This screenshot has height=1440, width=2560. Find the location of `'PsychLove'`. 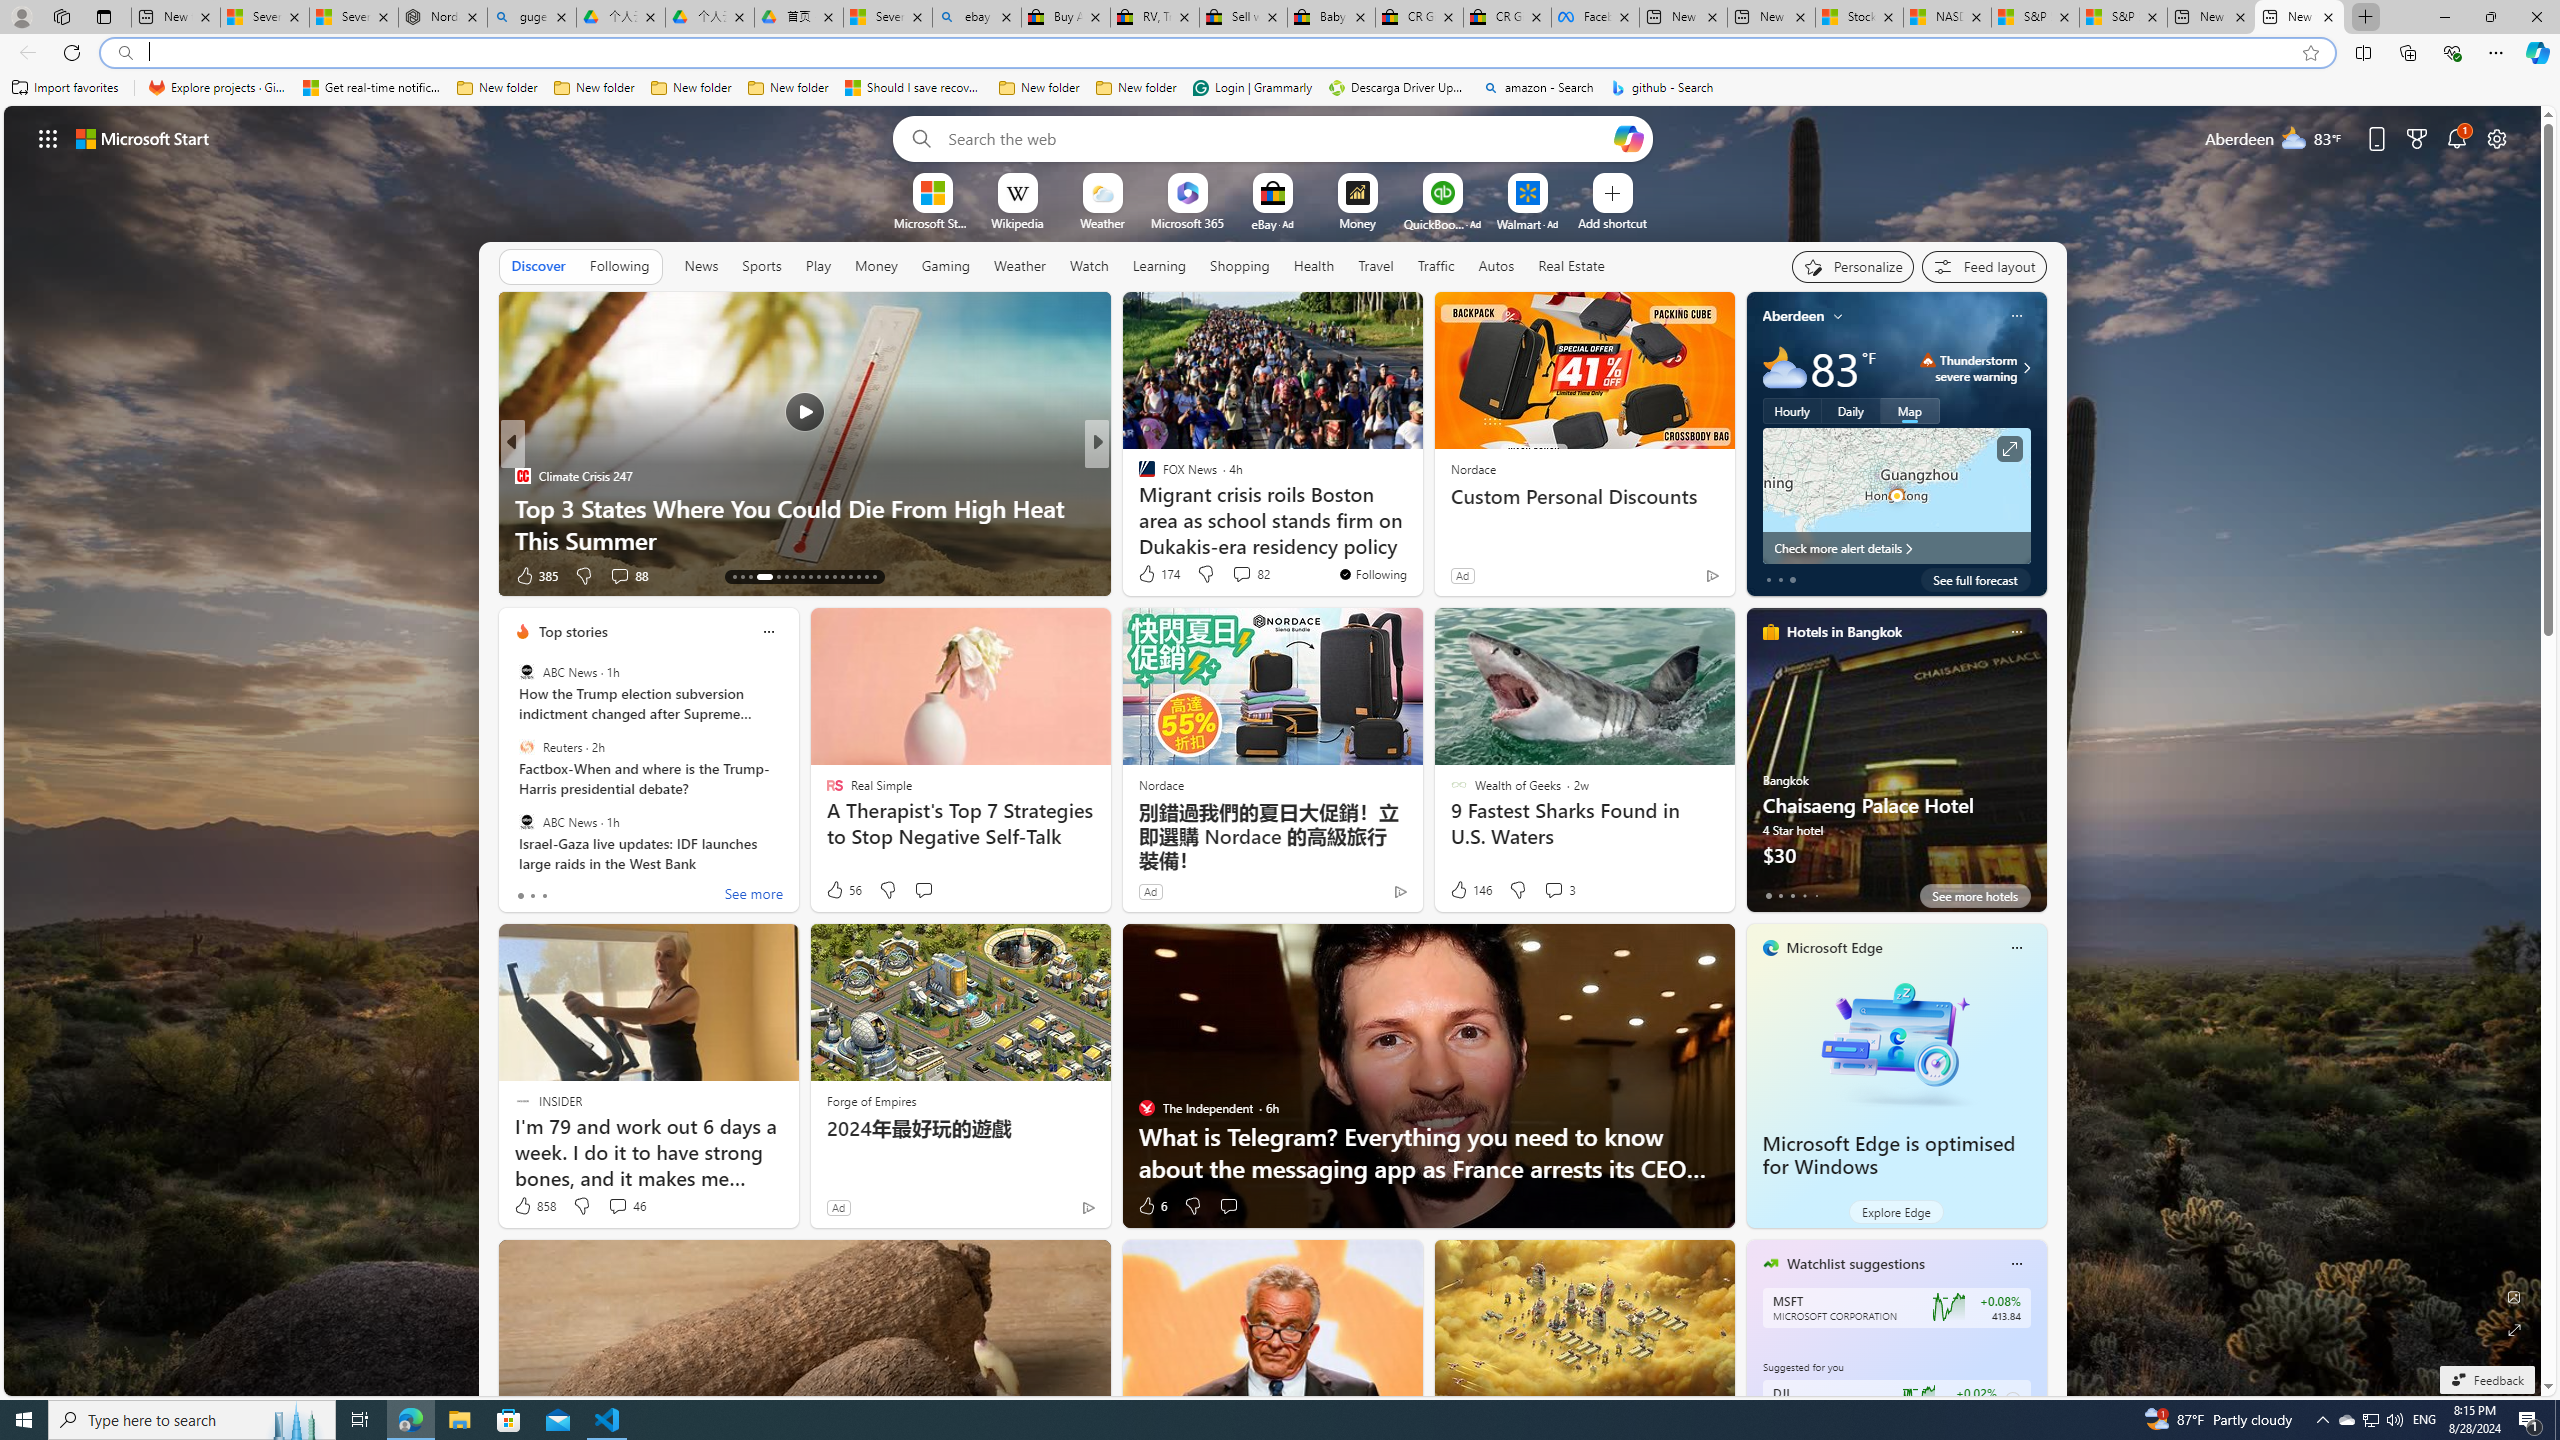

'PsychLove' is located at coordinates (1137, 474).